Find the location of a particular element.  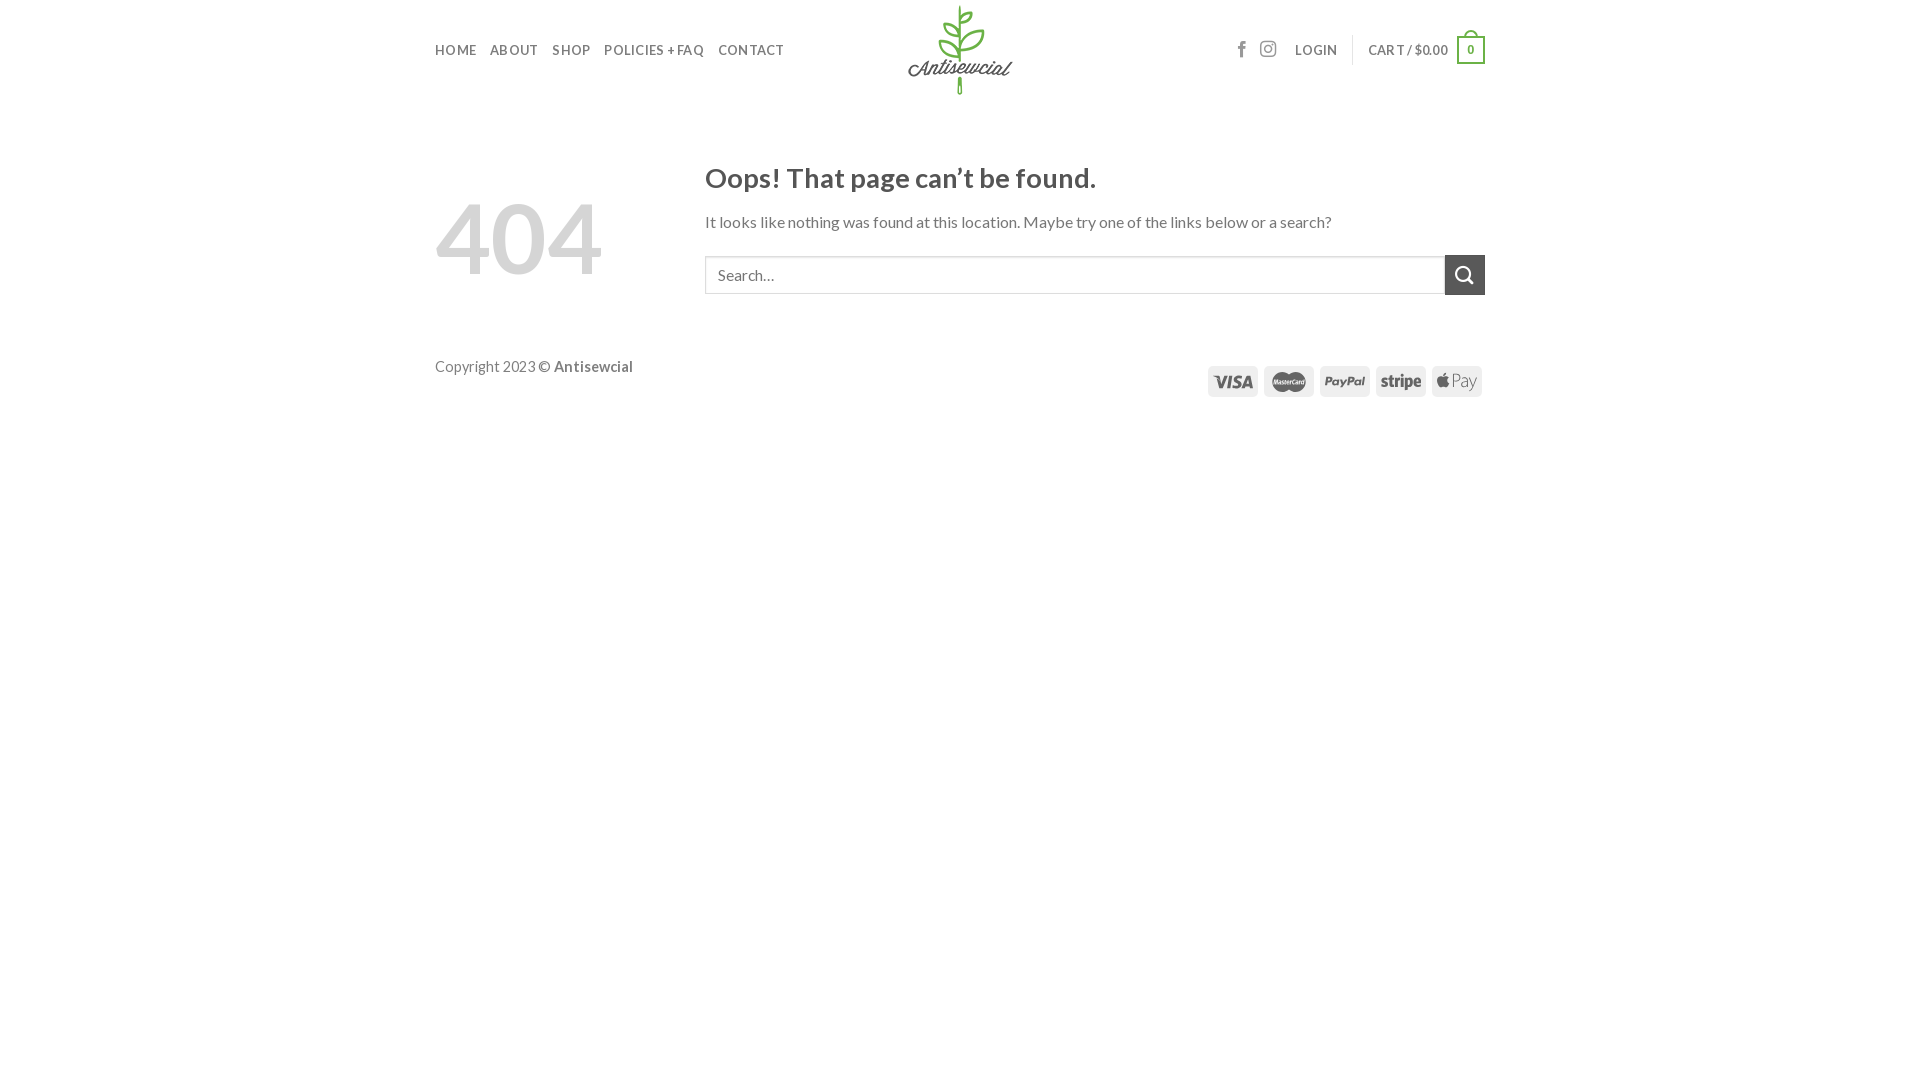

'POLICIES + FAQ' is located at coordinates (653, 49).